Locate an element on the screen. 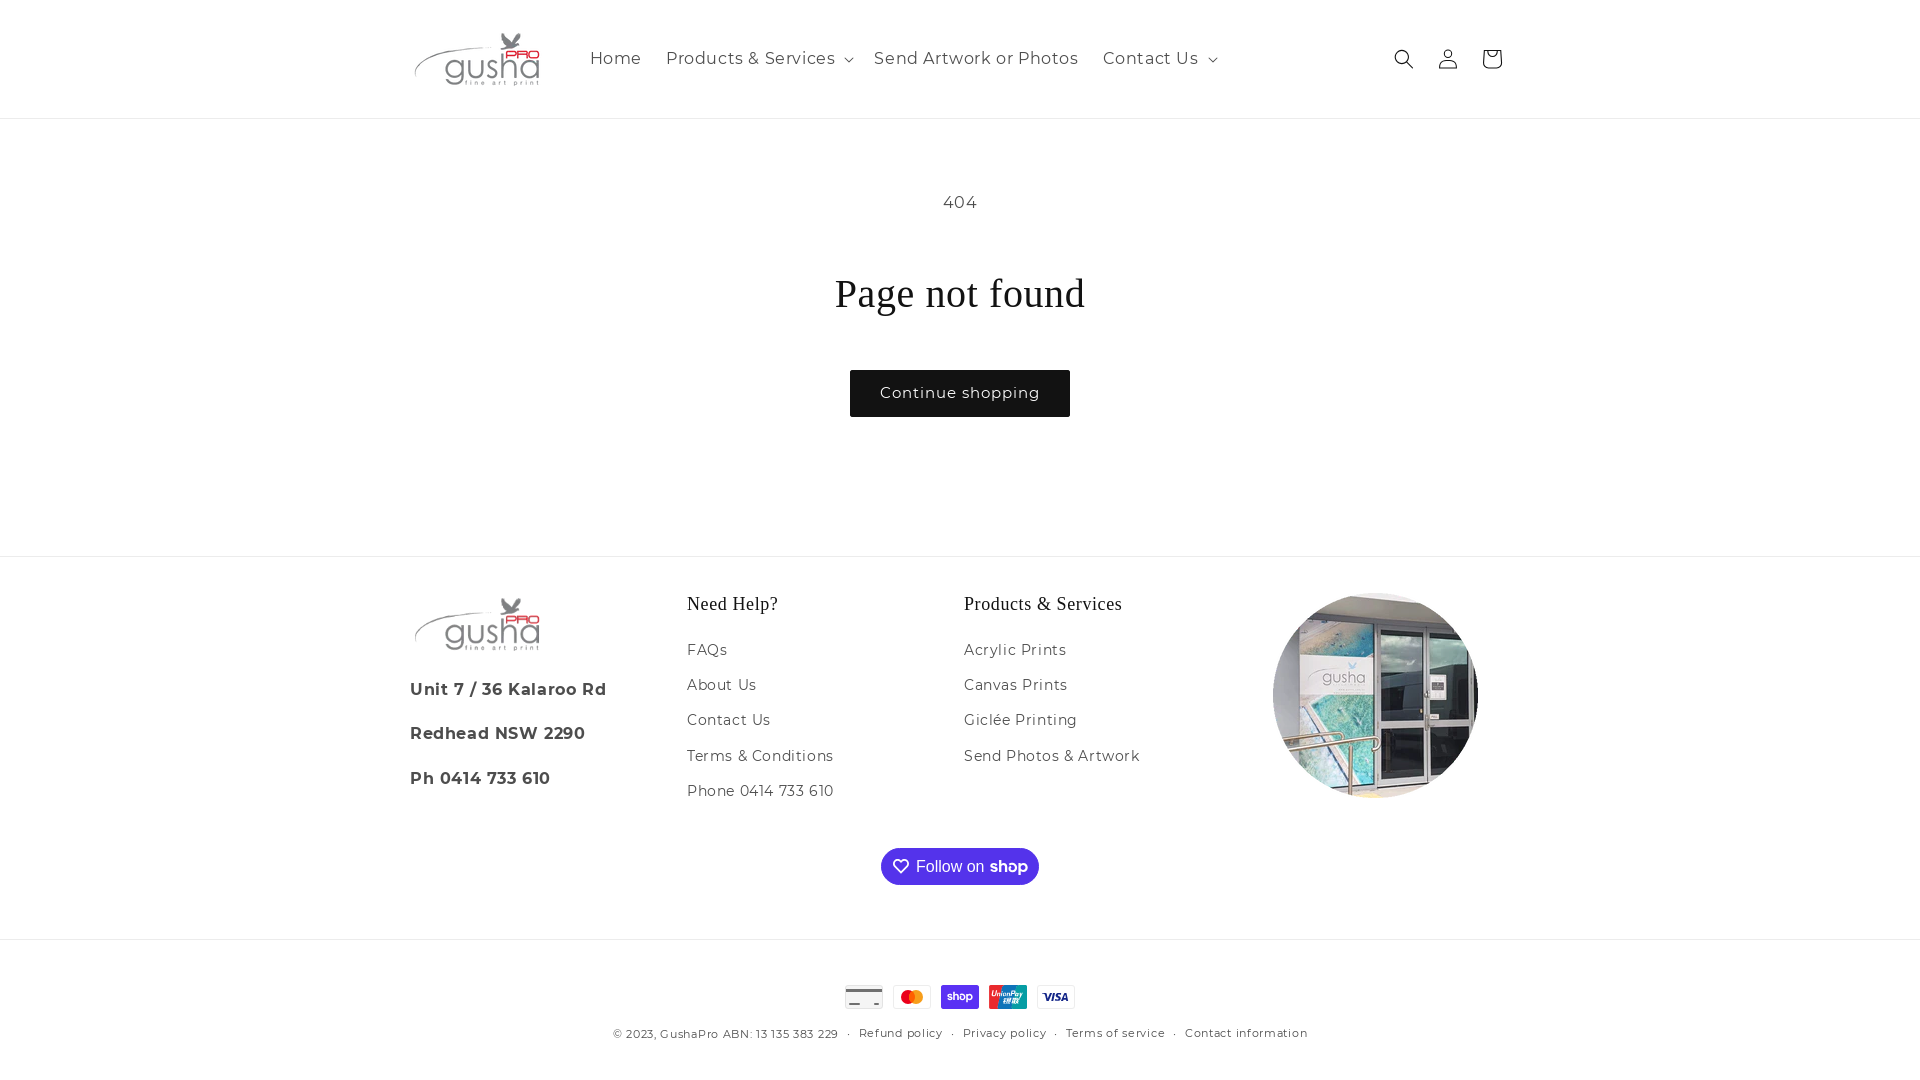  'Canvas Prints' is located at coordinates (1016, 684).